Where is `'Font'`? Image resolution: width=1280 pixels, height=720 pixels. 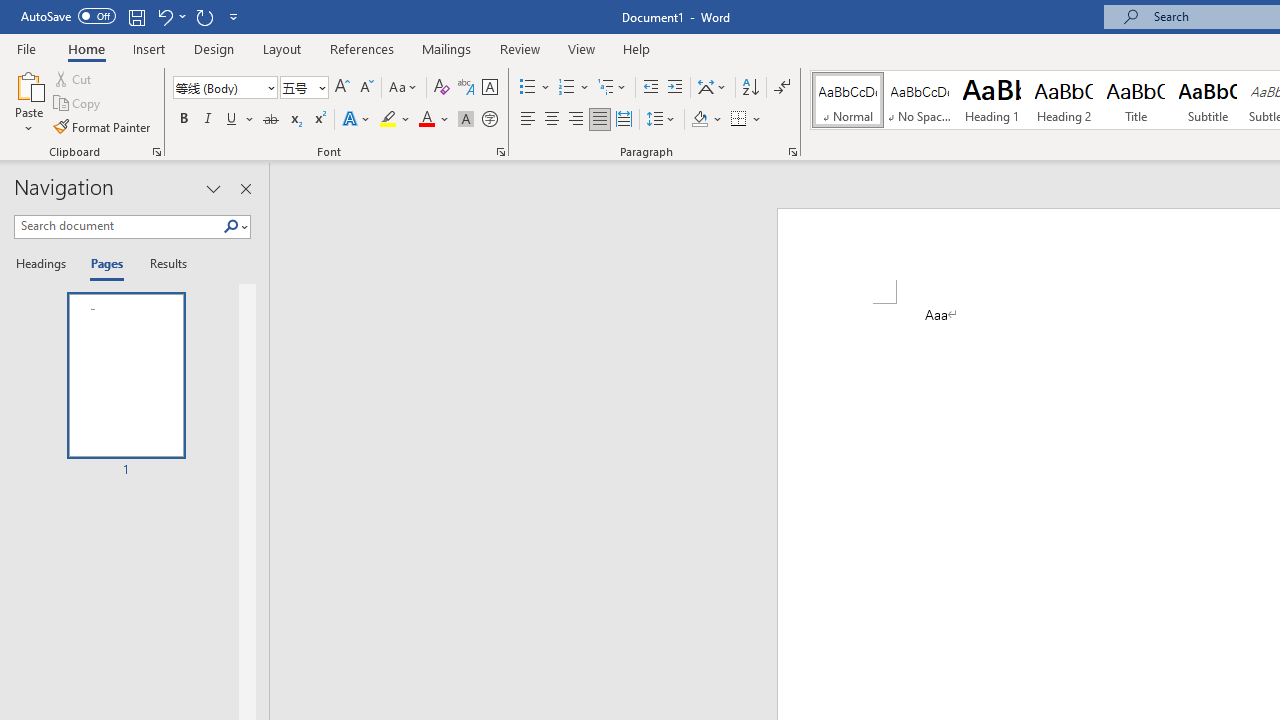
'Font' is located at coordinates (225, 86).